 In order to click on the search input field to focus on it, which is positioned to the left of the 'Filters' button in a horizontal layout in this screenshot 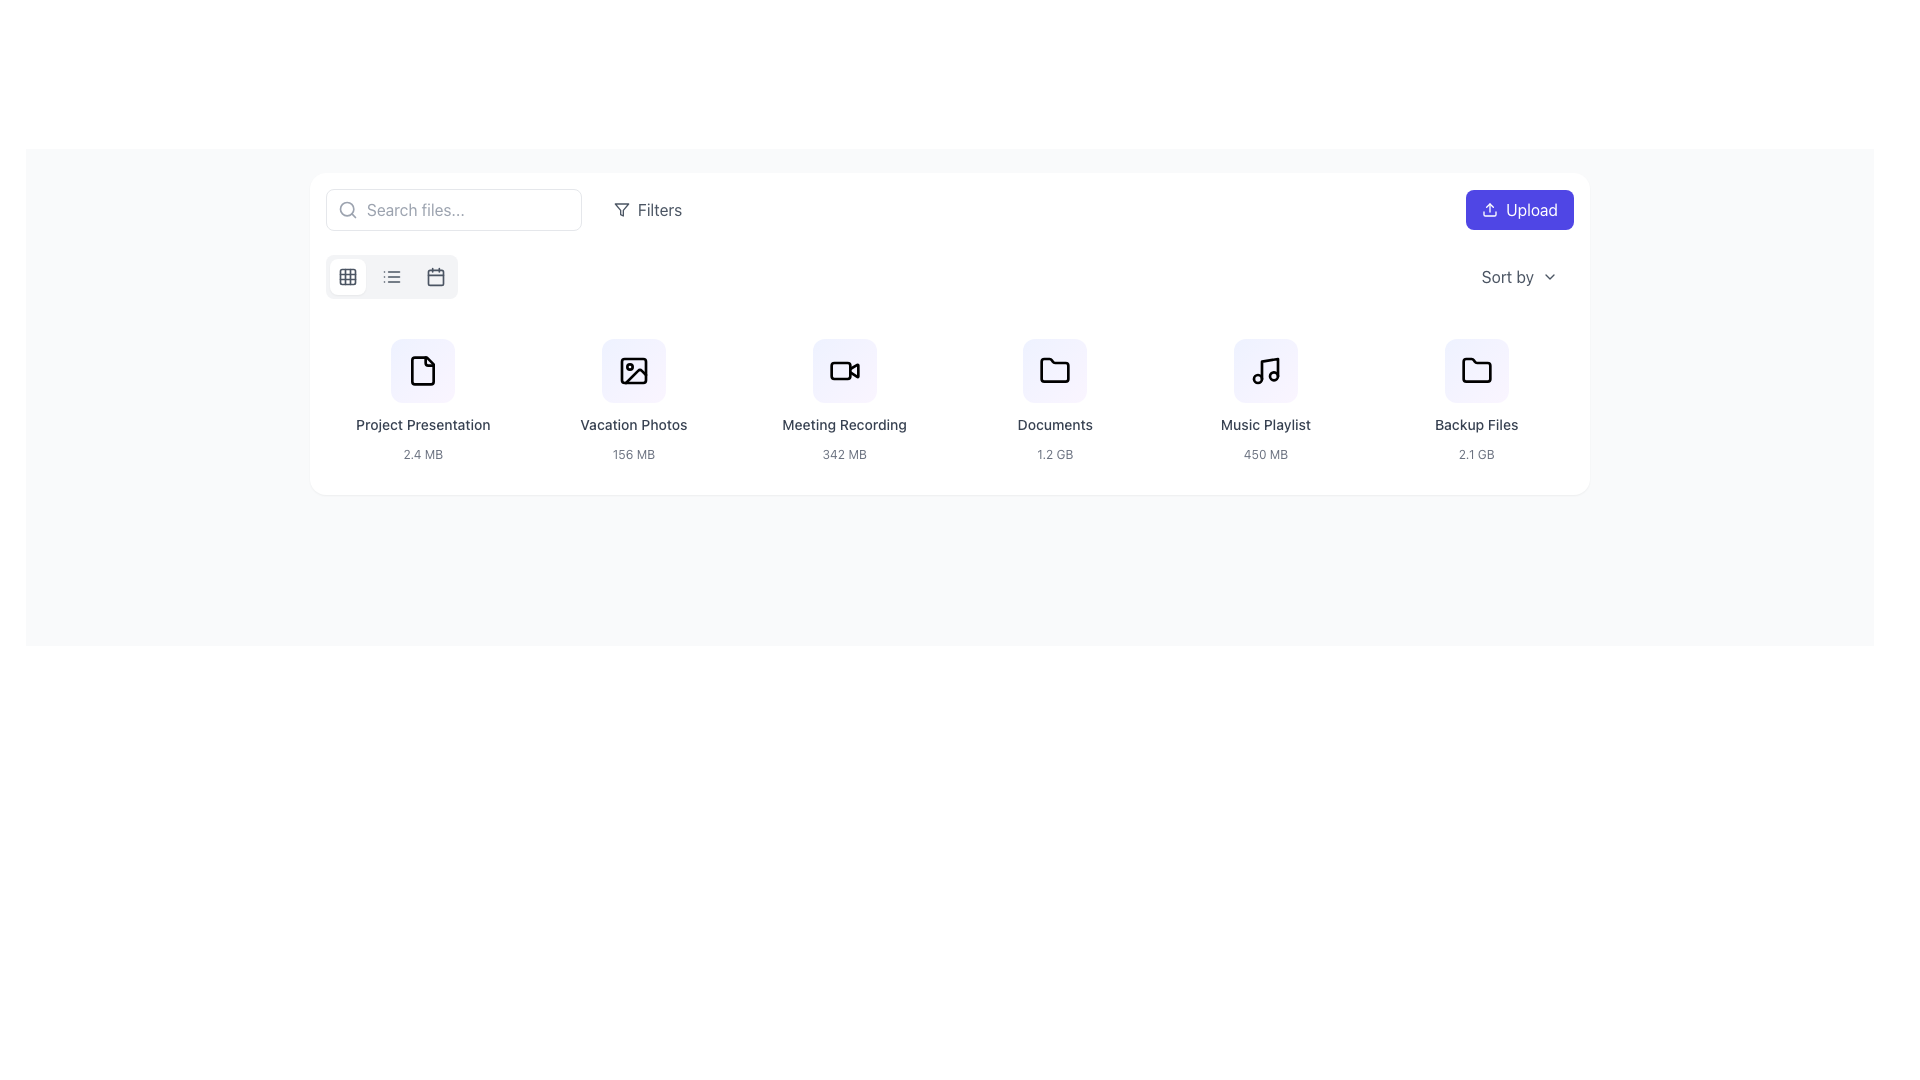, I will do `click(453, 209)`.